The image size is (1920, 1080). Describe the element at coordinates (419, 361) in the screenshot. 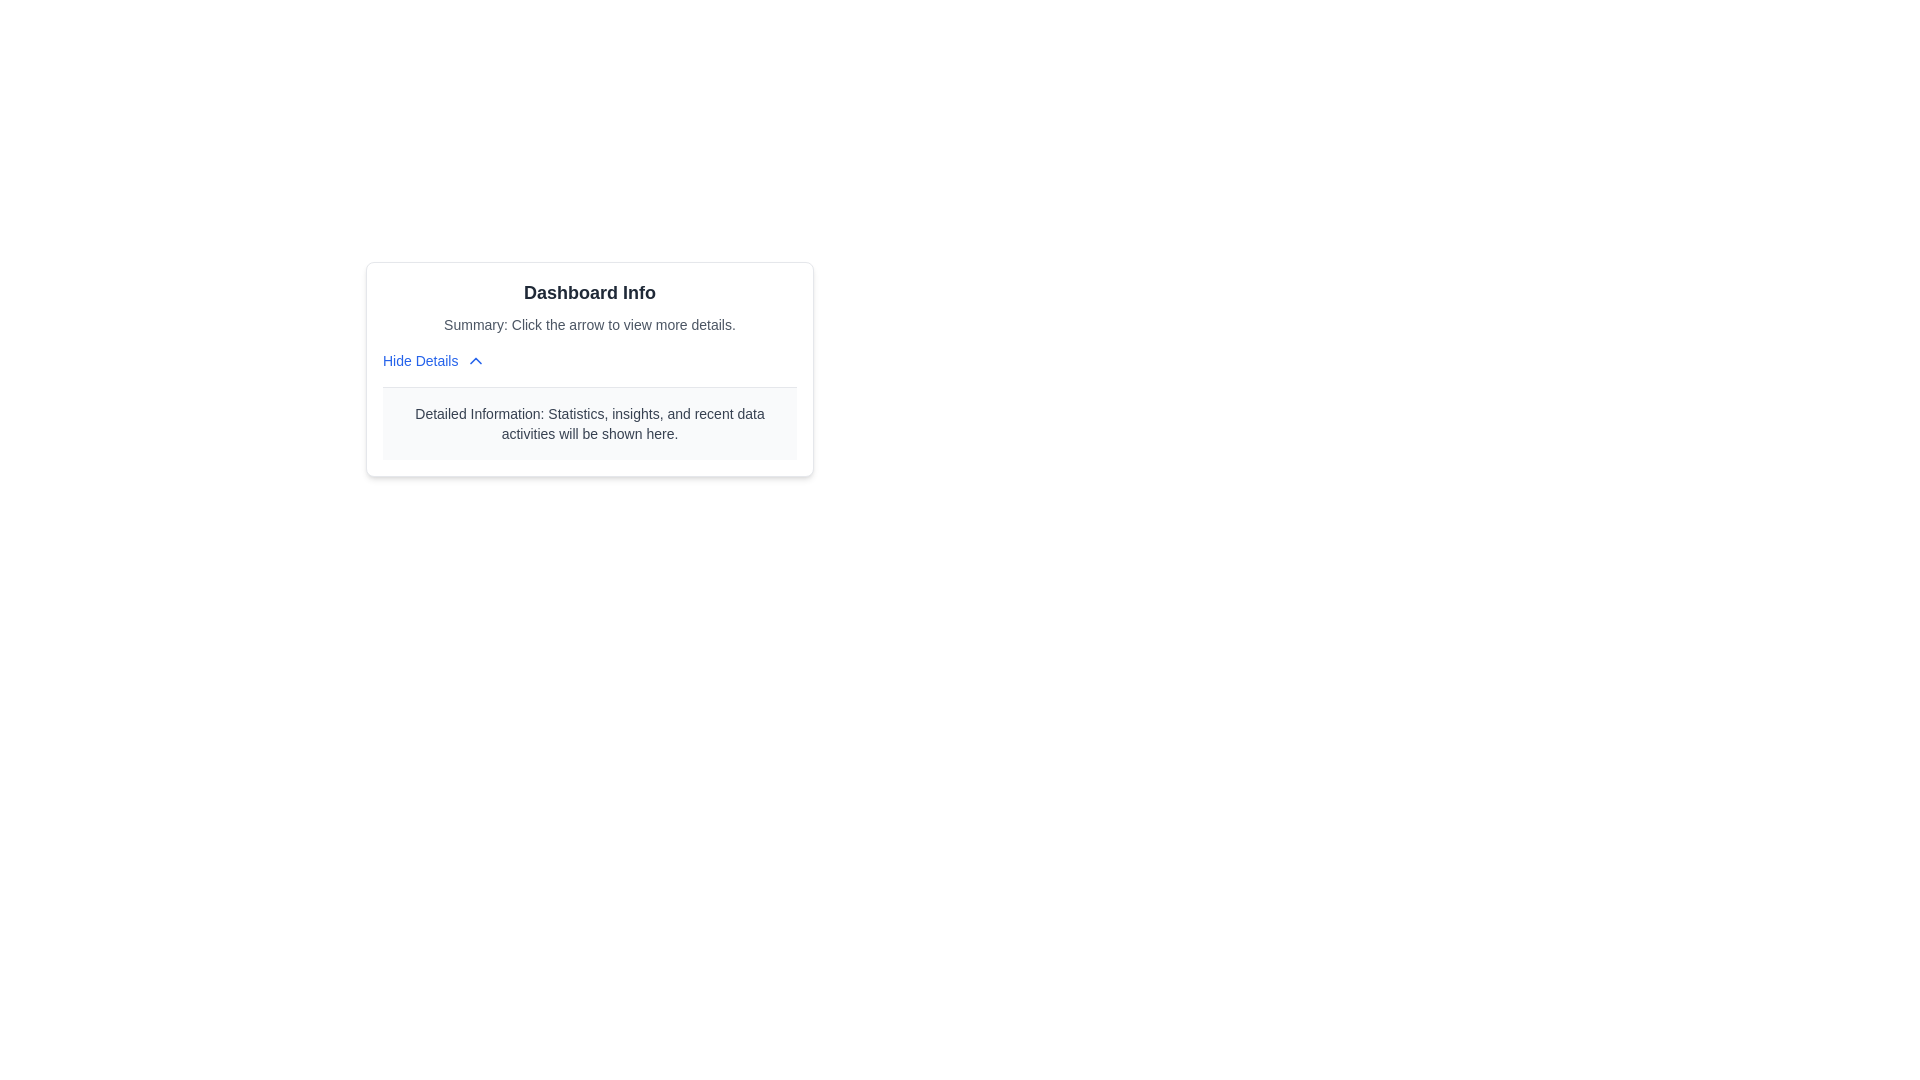

I see `the 'Hide Details' text link styled in blue font` at that location.